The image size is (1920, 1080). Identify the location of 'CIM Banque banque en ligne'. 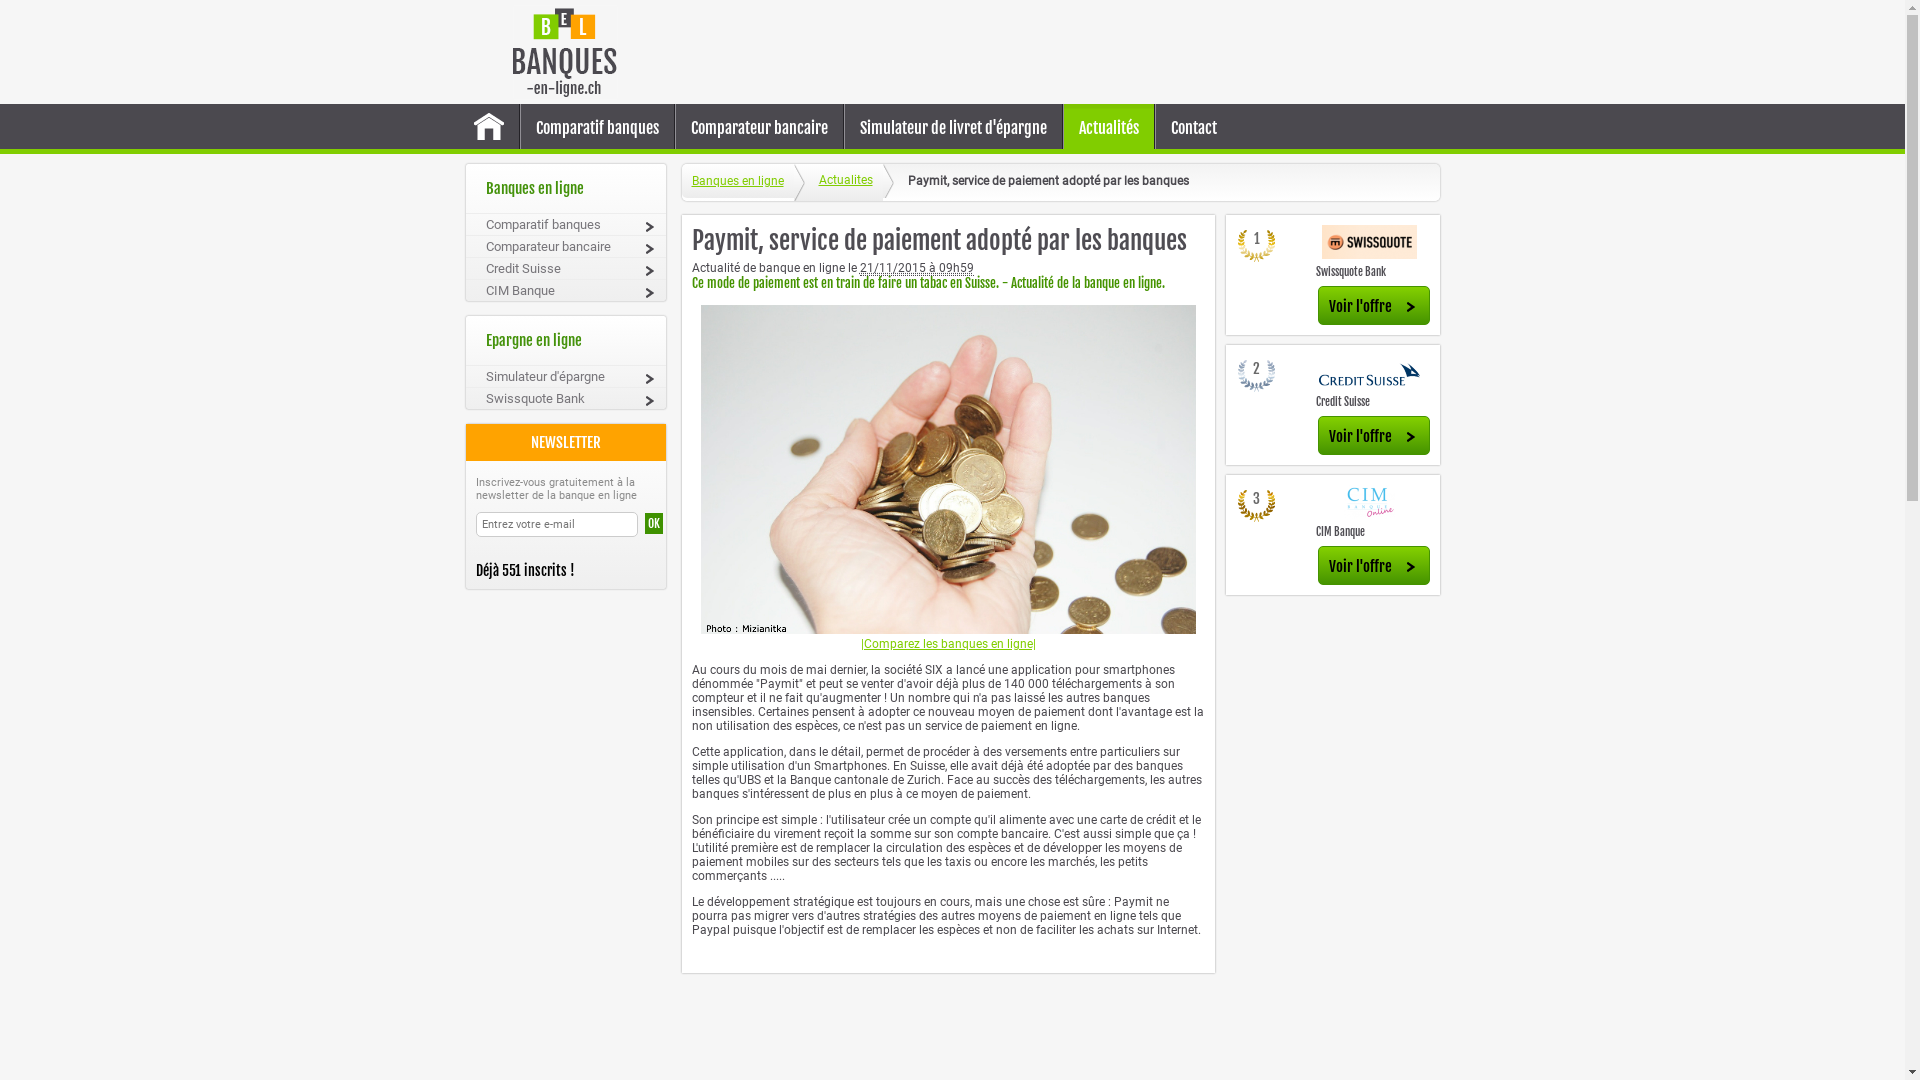
(1310, 502).